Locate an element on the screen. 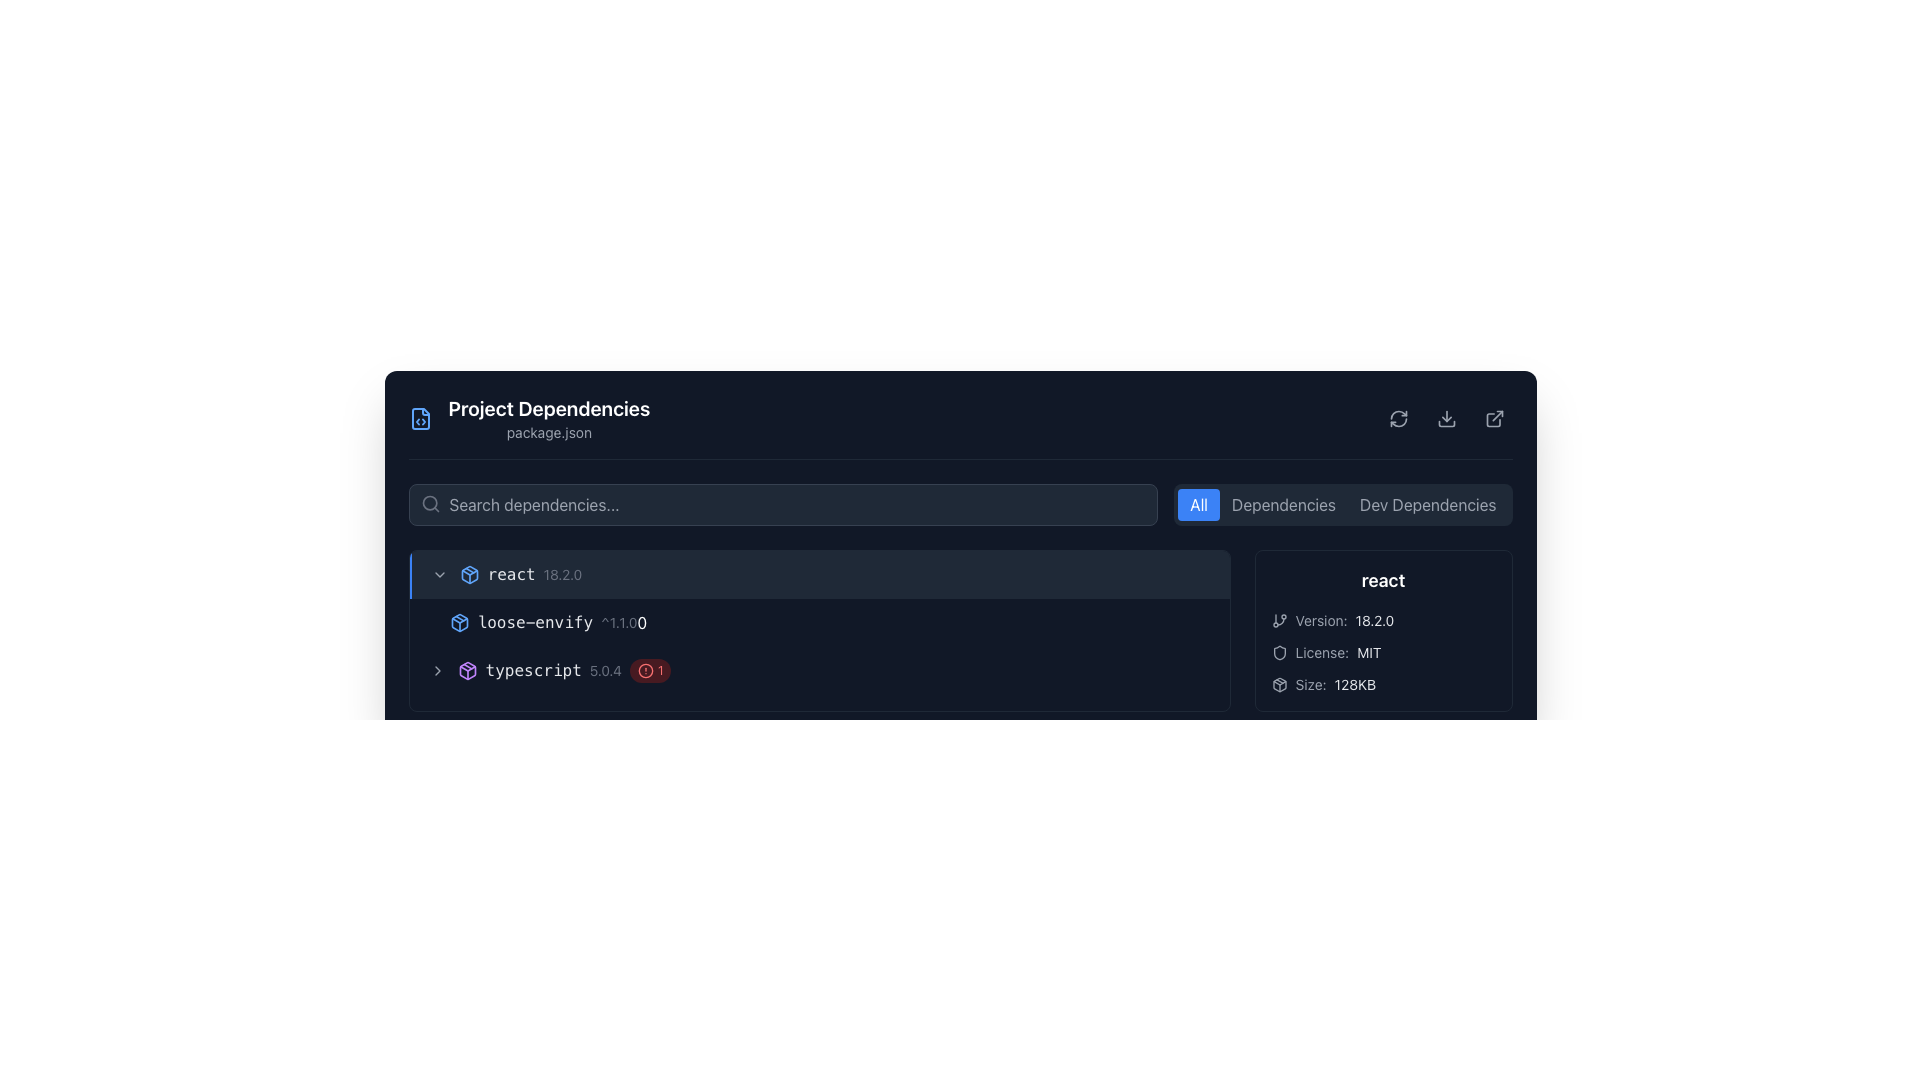  the Interactive icon (toggle or chevron button) associated with 'typescript 5.0.4' is located at coordinates (436, 671).